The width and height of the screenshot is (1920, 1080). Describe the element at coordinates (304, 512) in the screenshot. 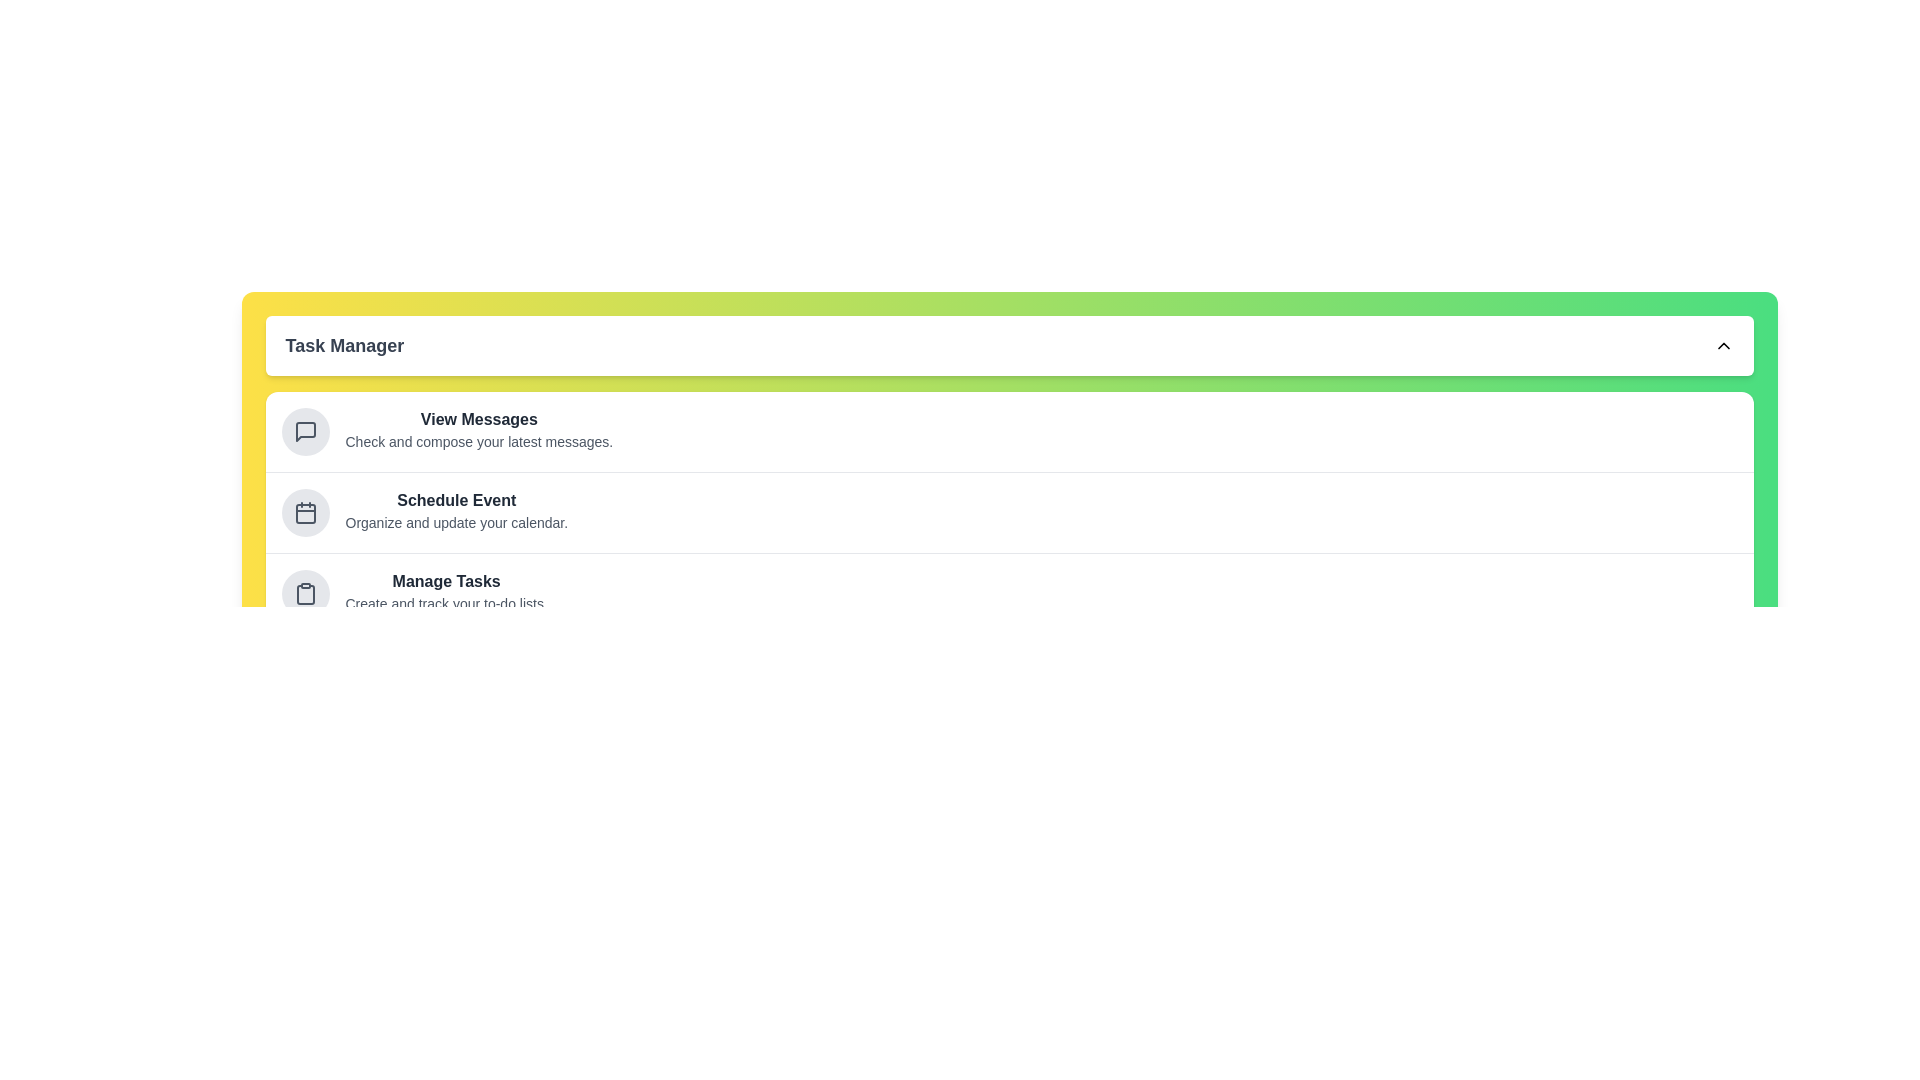

I see `the task item Schedule Event from the list` at that location.